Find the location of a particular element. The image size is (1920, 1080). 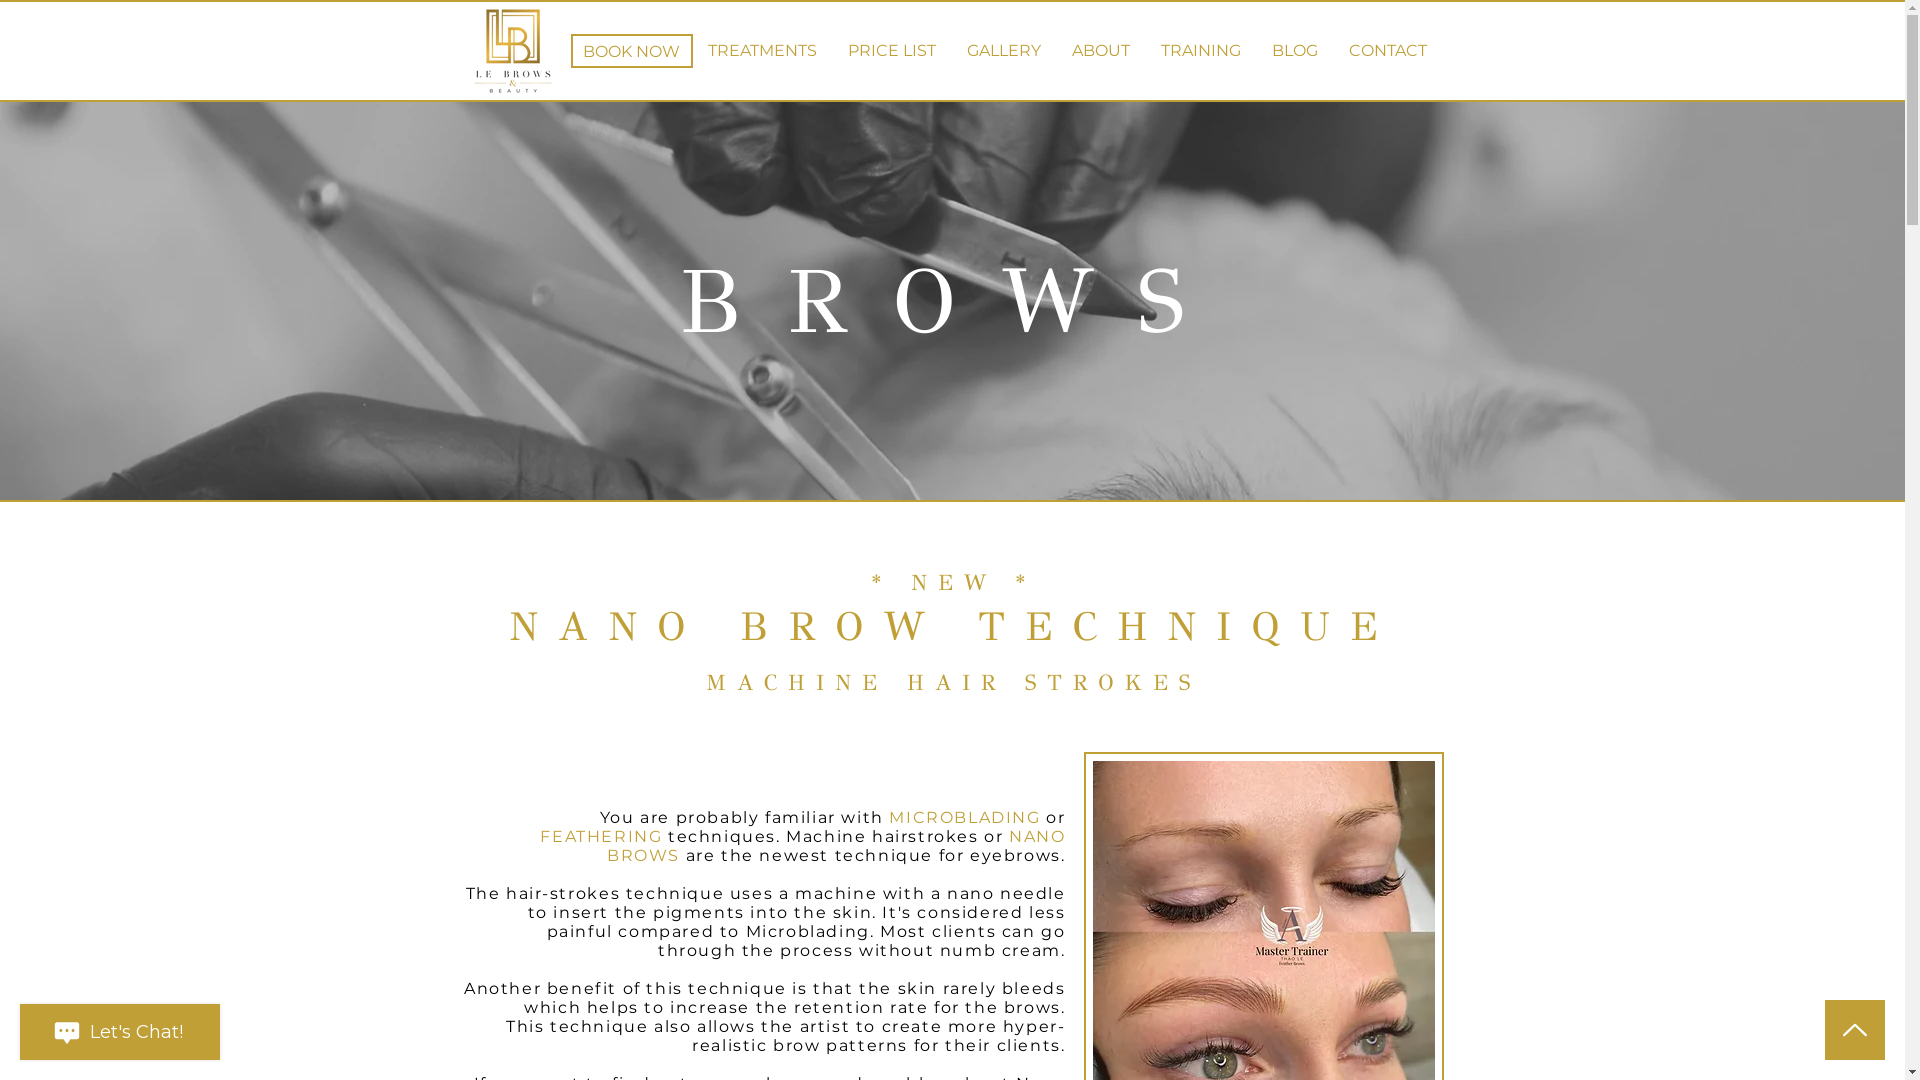

'TRAINING' is located at coordinates (1200, 49).